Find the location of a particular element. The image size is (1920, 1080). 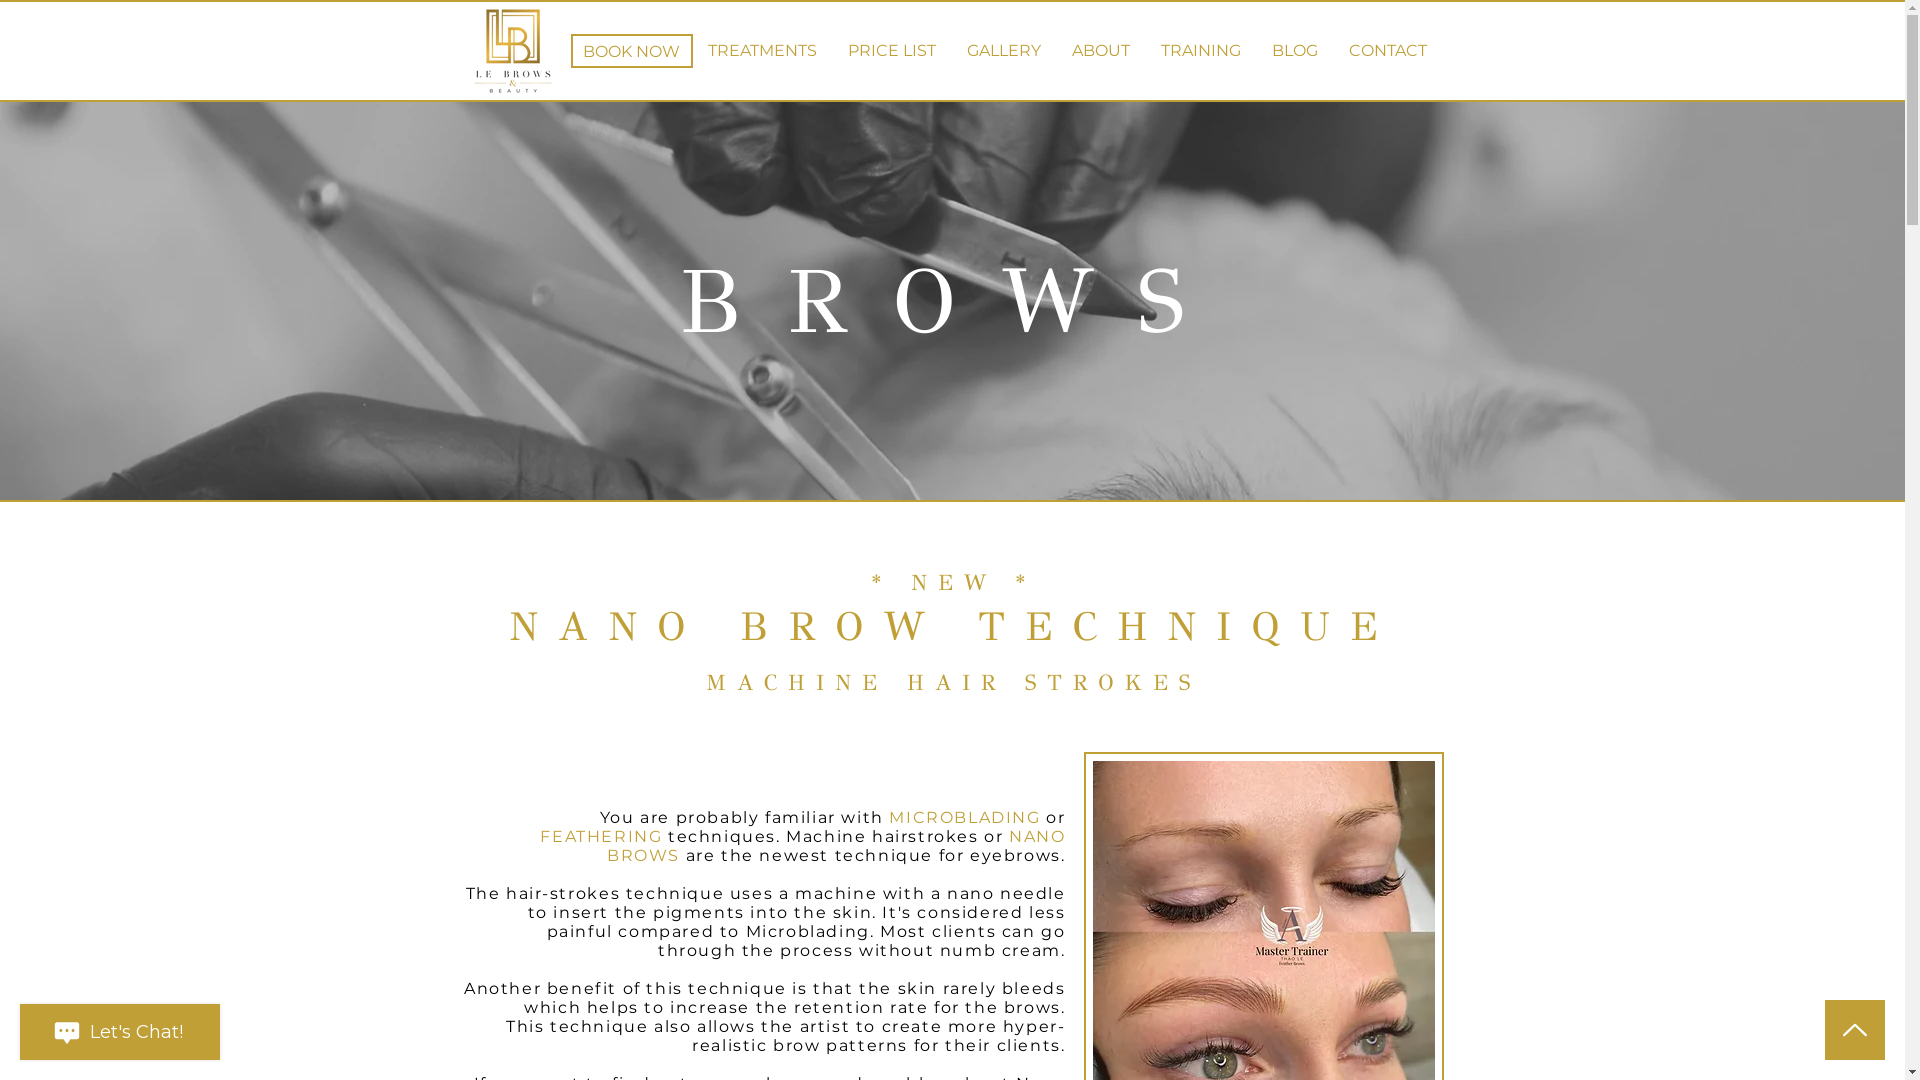

'TRAINING' is located at coordinates (1200, 49).